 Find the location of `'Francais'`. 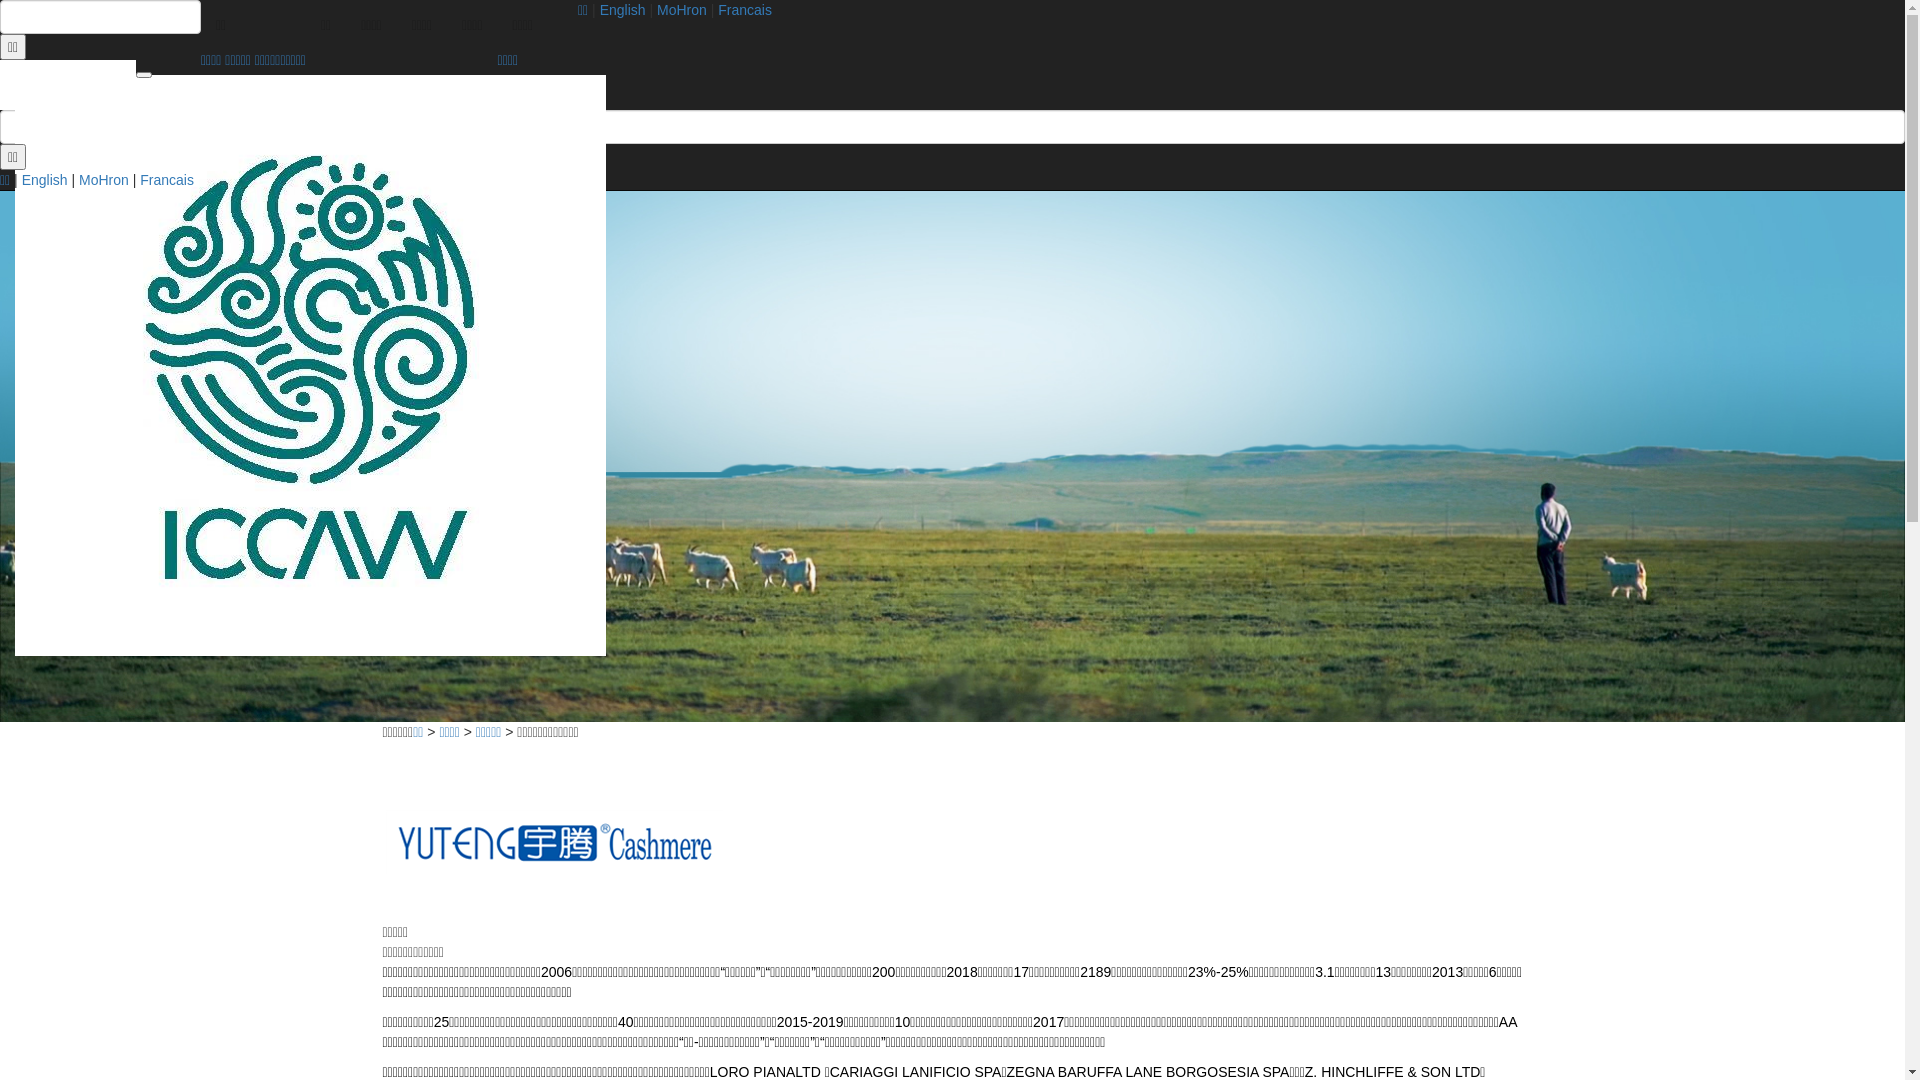

'Francais' is located at coordinates (743, 10).